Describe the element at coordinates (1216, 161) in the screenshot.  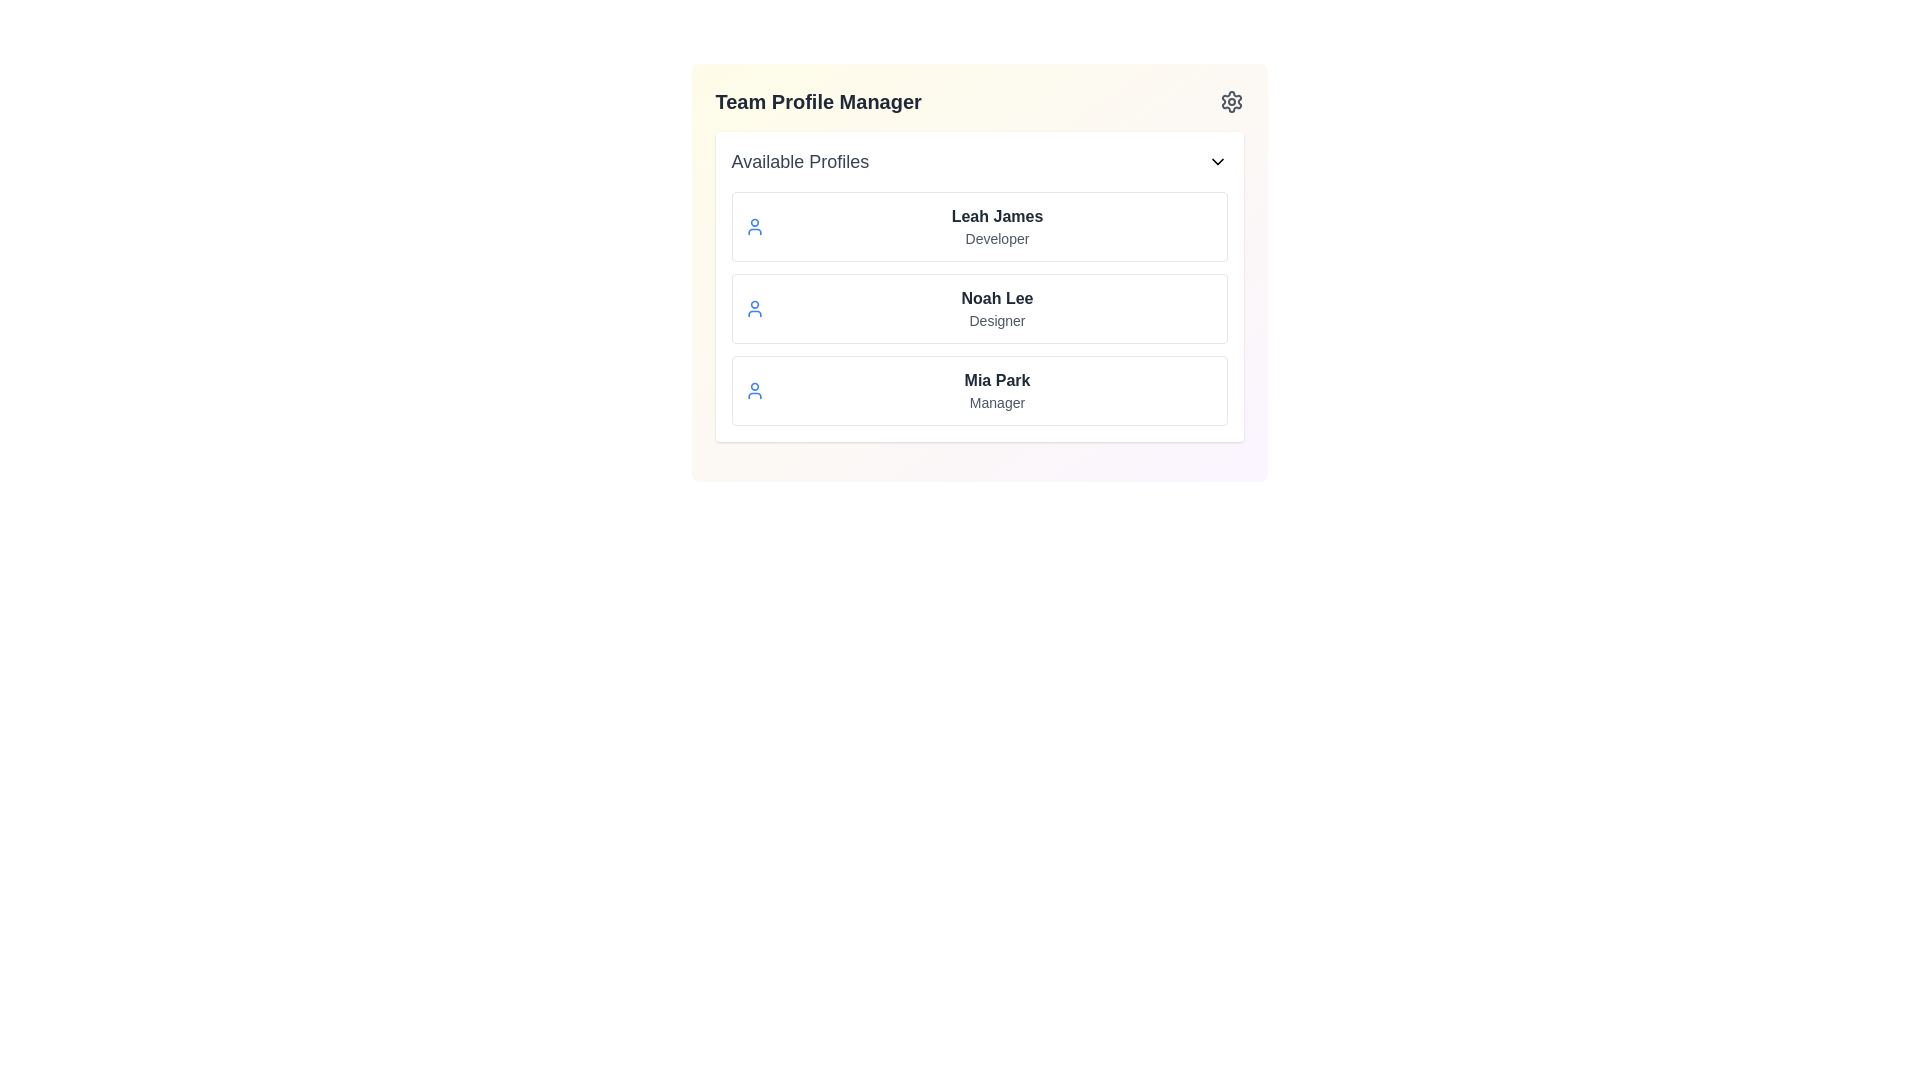
I see `the downward-facing arrow icon located at the top-right corner of the 'Available Profiles' section` at that location.